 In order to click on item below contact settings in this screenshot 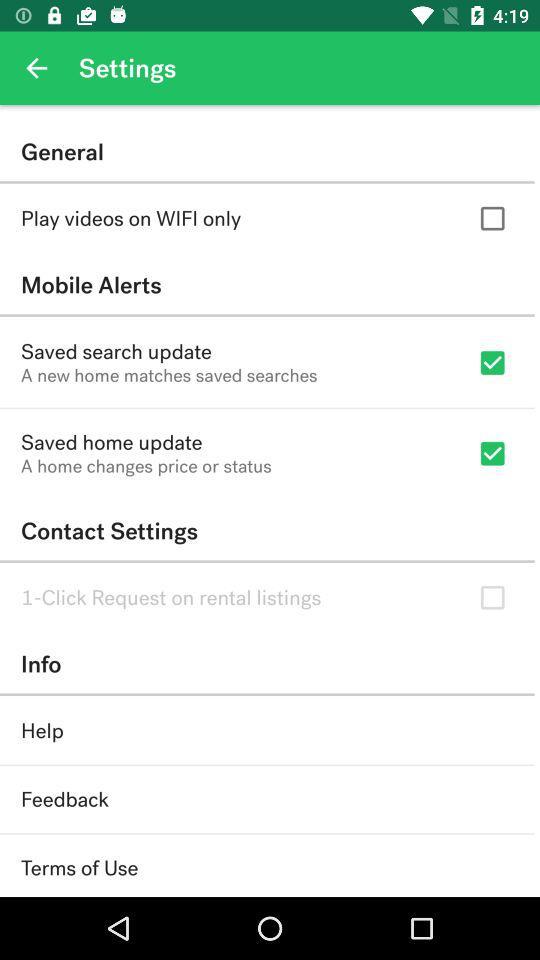, I will do `click(171, 597)`.